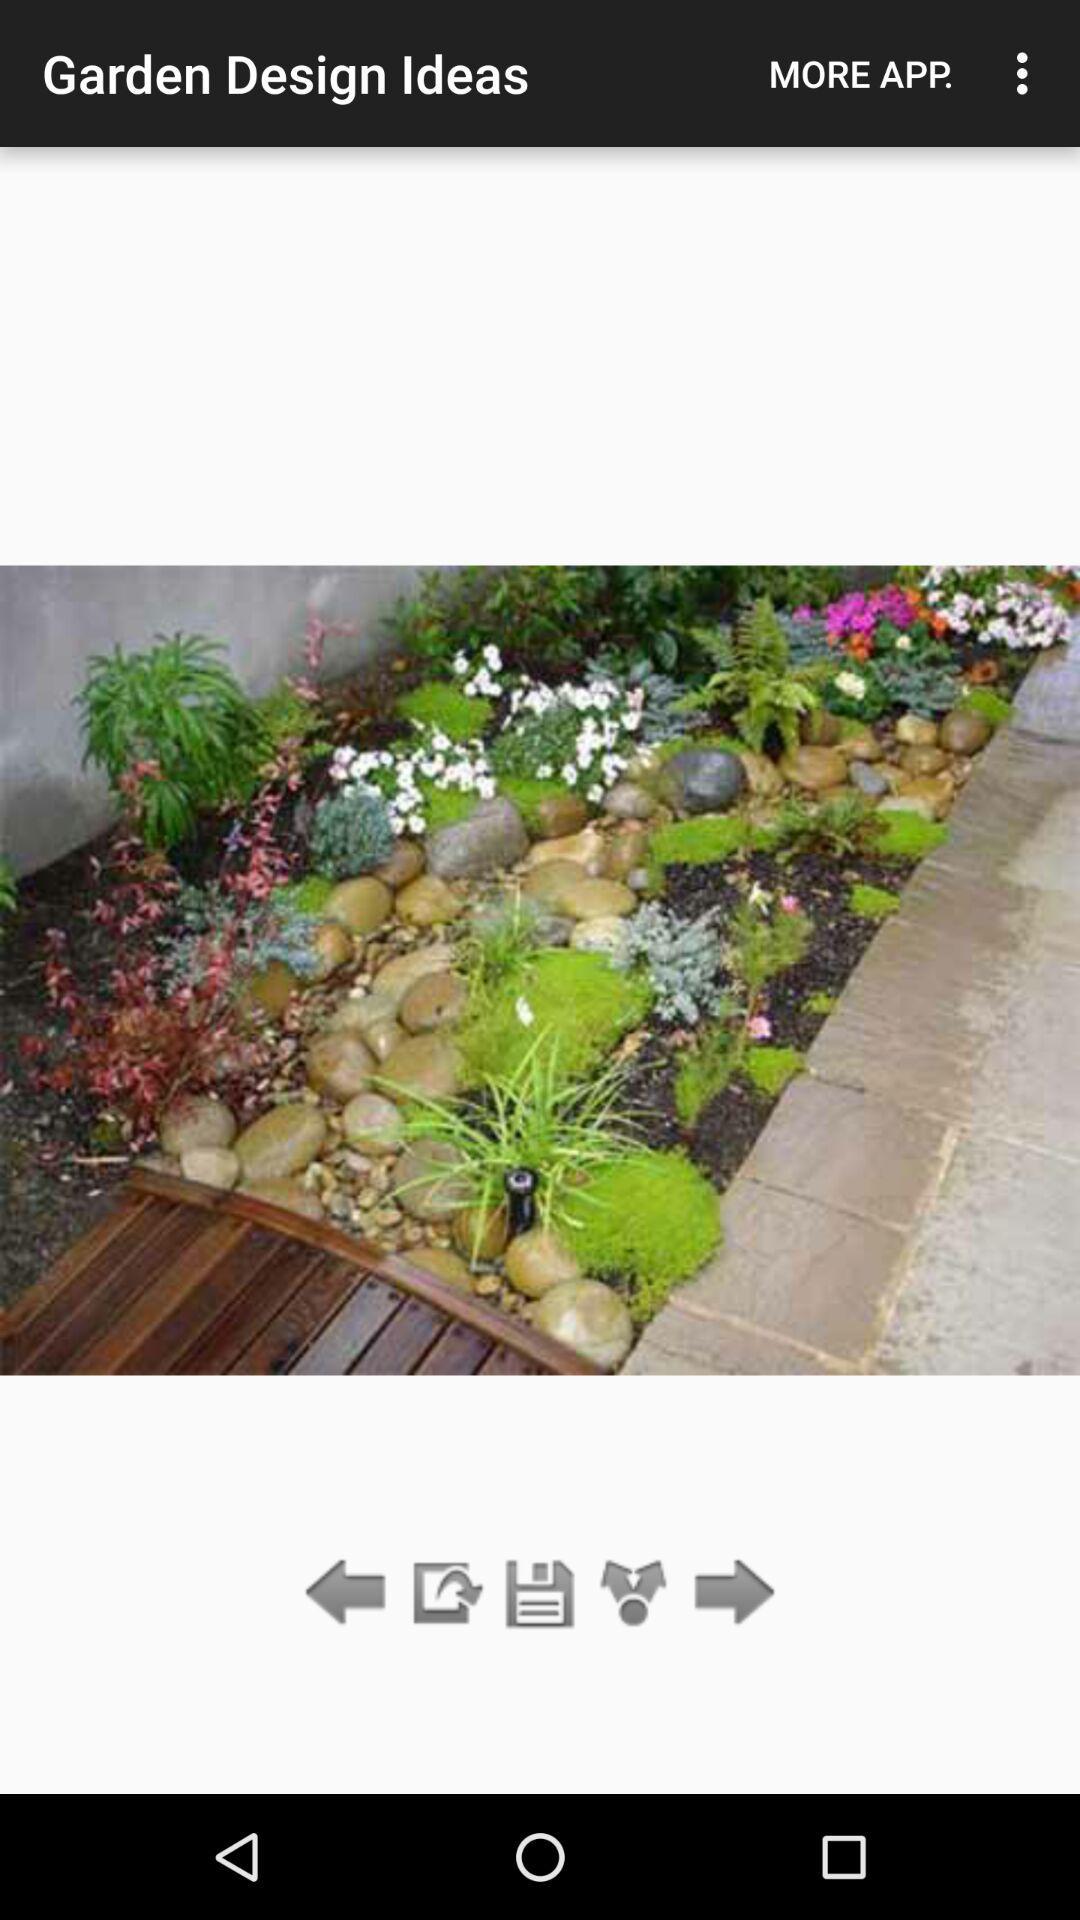 The width and height of the screenshot is (1080, 1920). What do you see at coordinates (1027, 73) in the screenshot?
I see `the item to the right of more app.` at bounding box center [1027, 73].